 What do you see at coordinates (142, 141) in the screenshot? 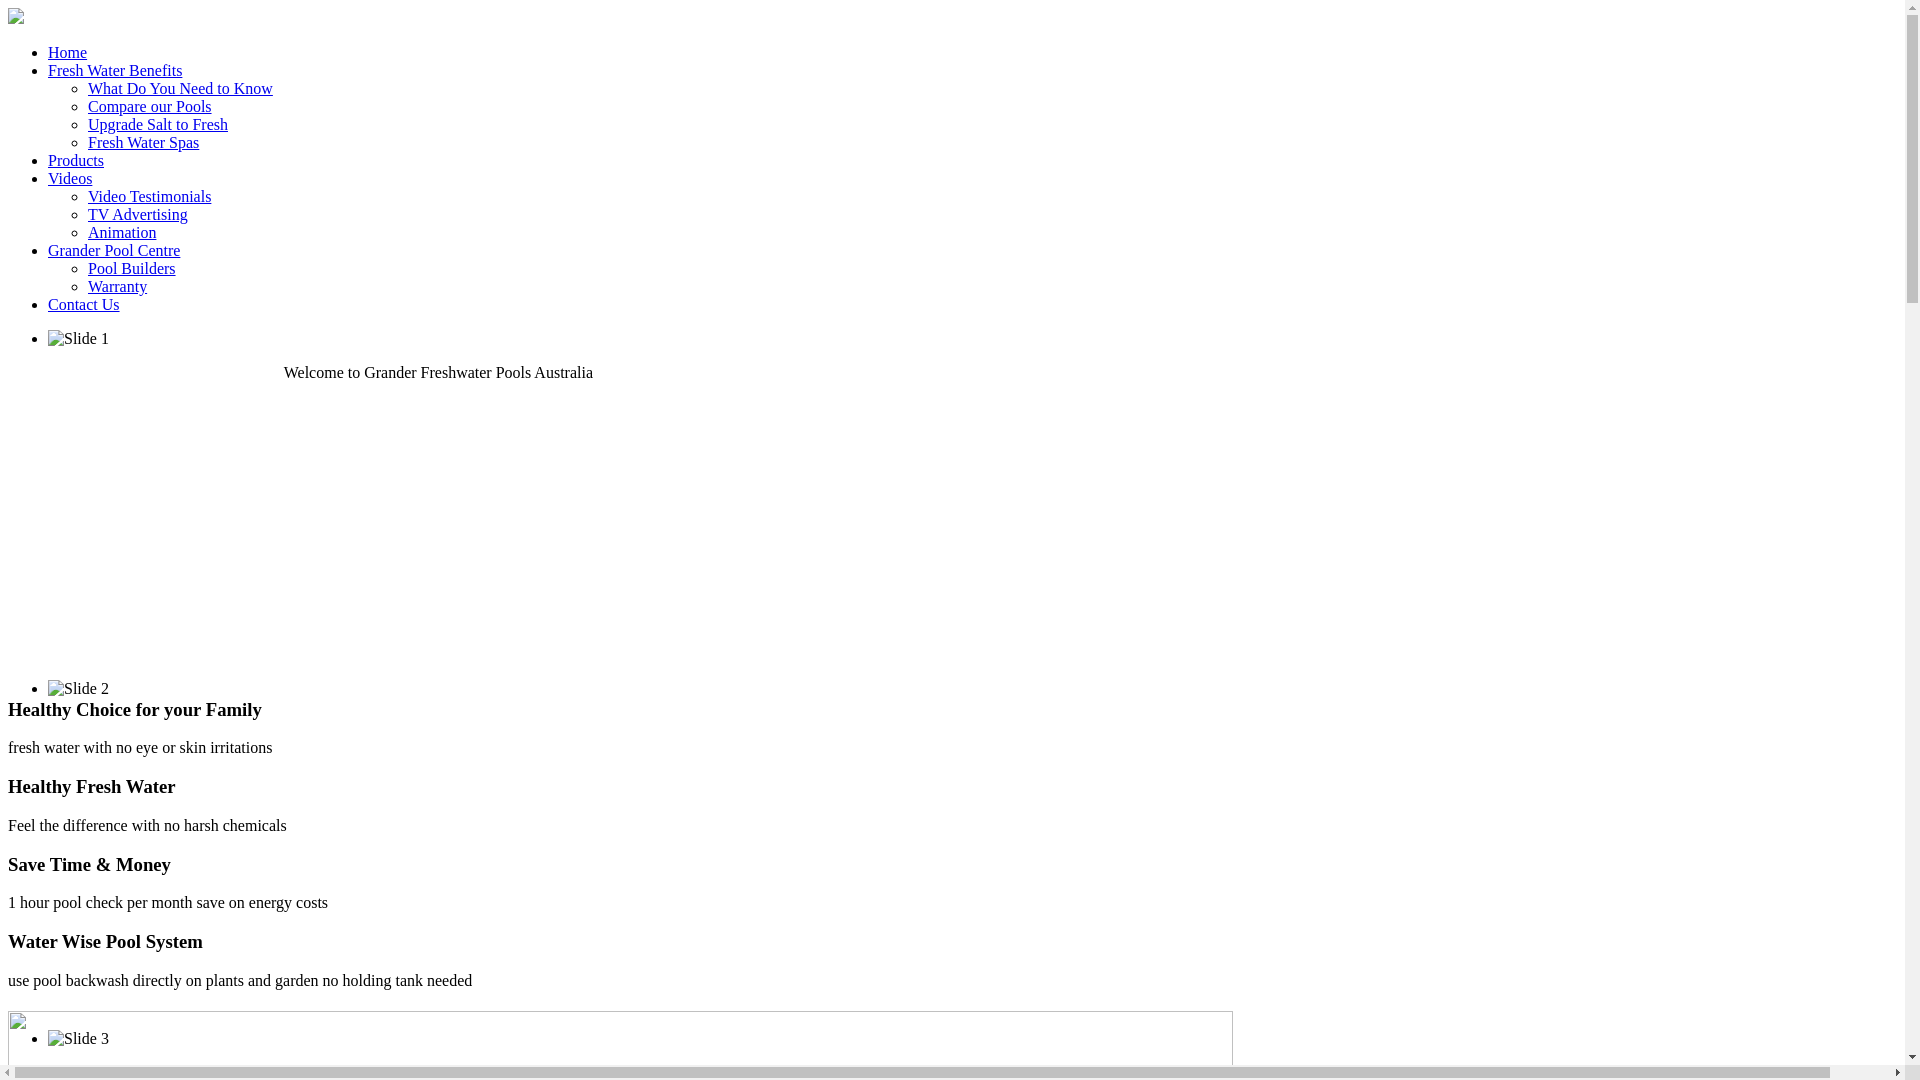
I see `'Fresh Water Spas'` at bounding box center [142, 141].